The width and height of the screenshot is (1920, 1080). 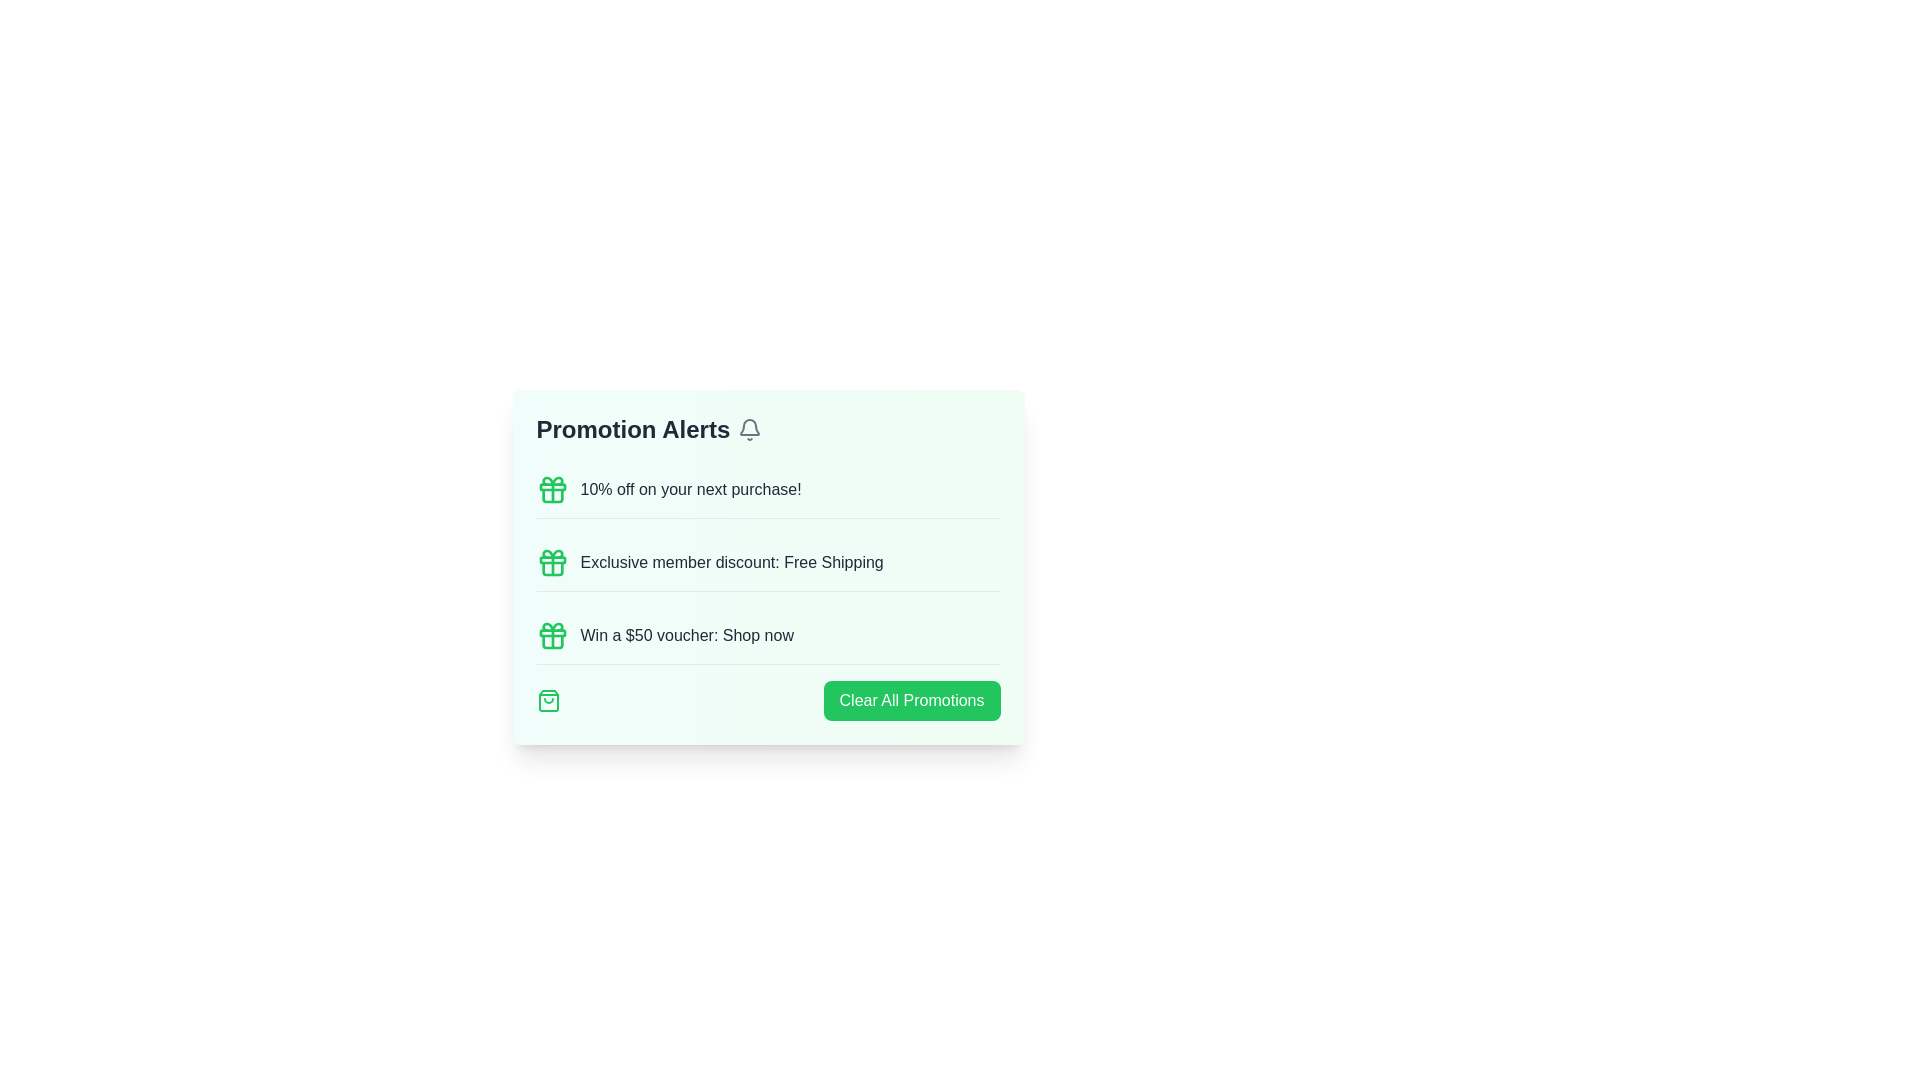 I want to click on the promotional text label that informs users about winning a voucher, located above the 'Clear All Promotions' button, so click(x=687, y=636).